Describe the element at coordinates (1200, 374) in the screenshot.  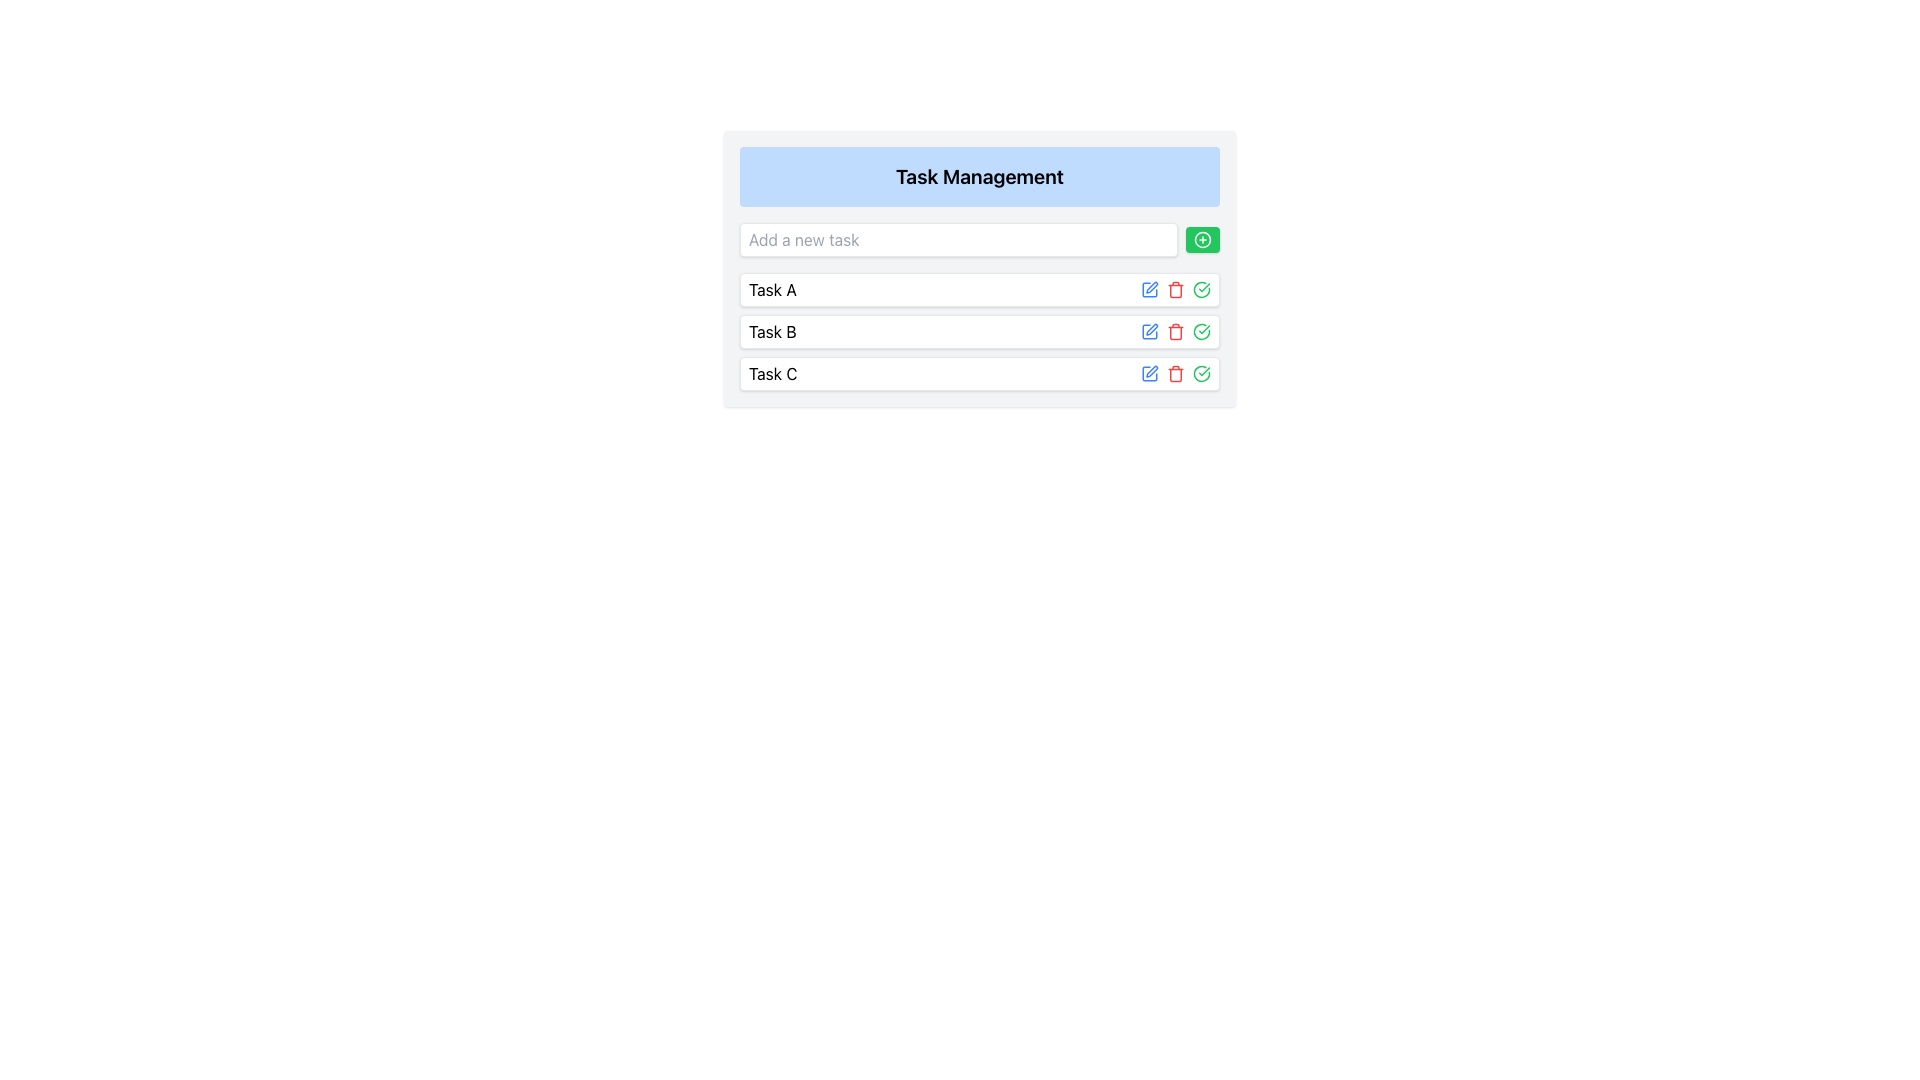
I see `the green circular icon button with a white checkmark located on the right side of the third row in the task management section to confirm Task C` at that location.